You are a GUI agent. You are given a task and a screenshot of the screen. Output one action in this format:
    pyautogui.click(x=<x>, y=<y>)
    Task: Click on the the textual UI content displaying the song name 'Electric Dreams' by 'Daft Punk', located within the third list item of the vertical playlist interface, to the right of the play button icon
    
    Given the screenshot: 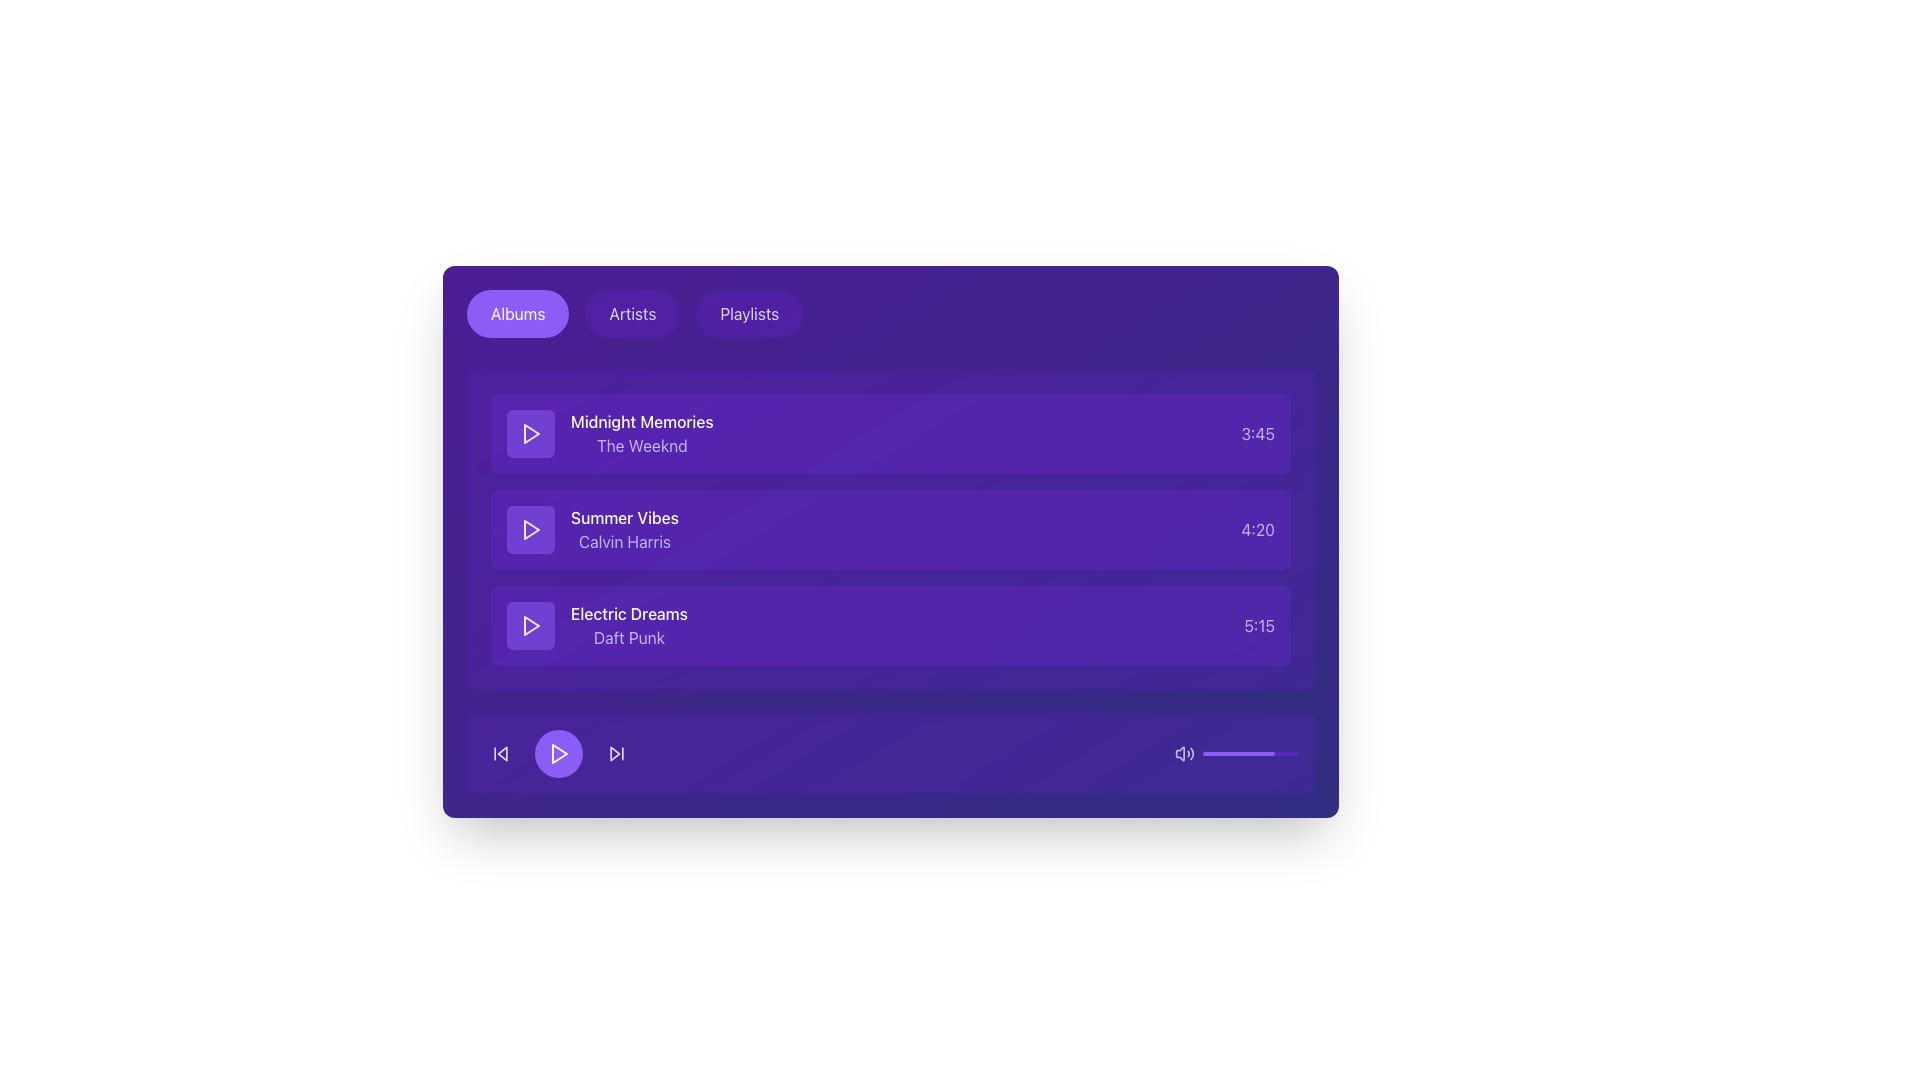 What is the action you would take?
    pyautogui.click(x=628, y=624)
    